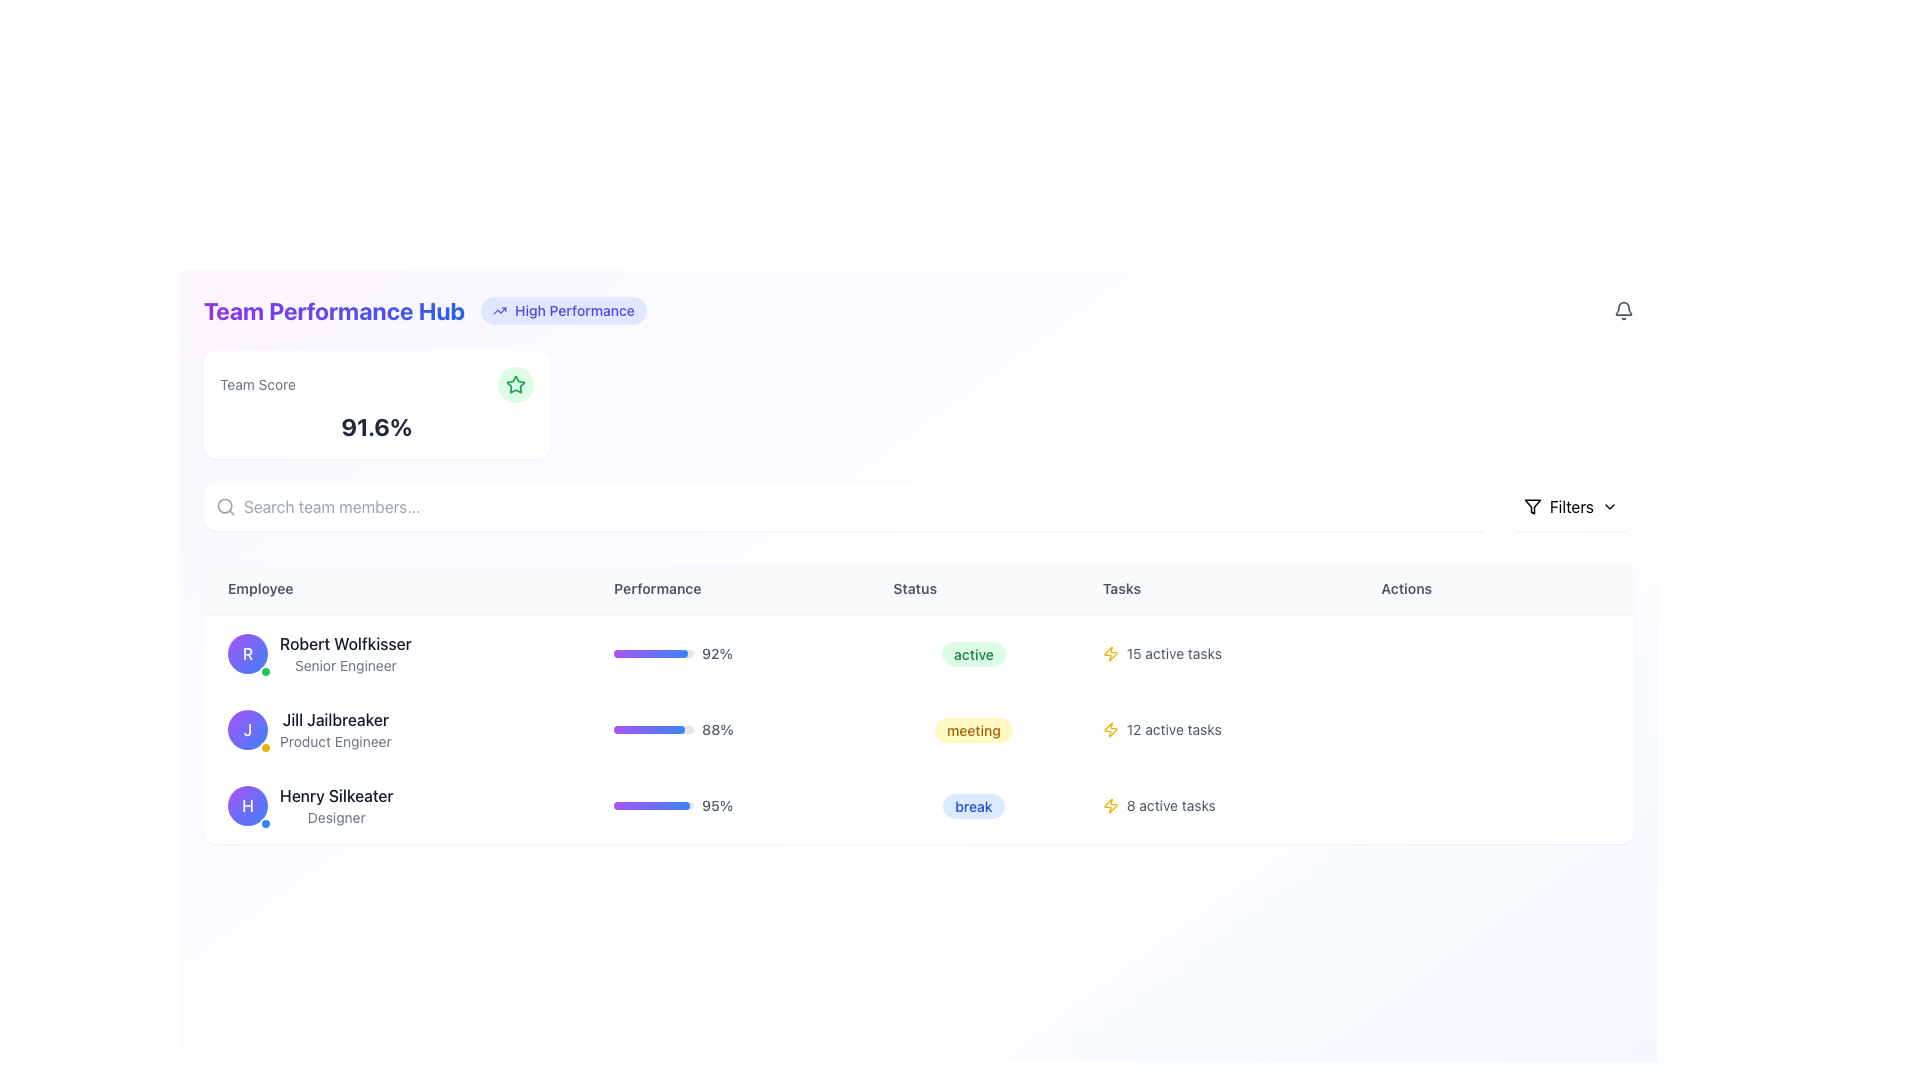 This screenshot has width=1920, height=1080. Describe the element at coordinates (974, 729) in the screenshot. I see `text displayed in the Status label showing 'meeting' for the user 'Jill Jailbreaker', located in the 'Status' column between the 'Performance' column and the 'Tasks' column` at that location.